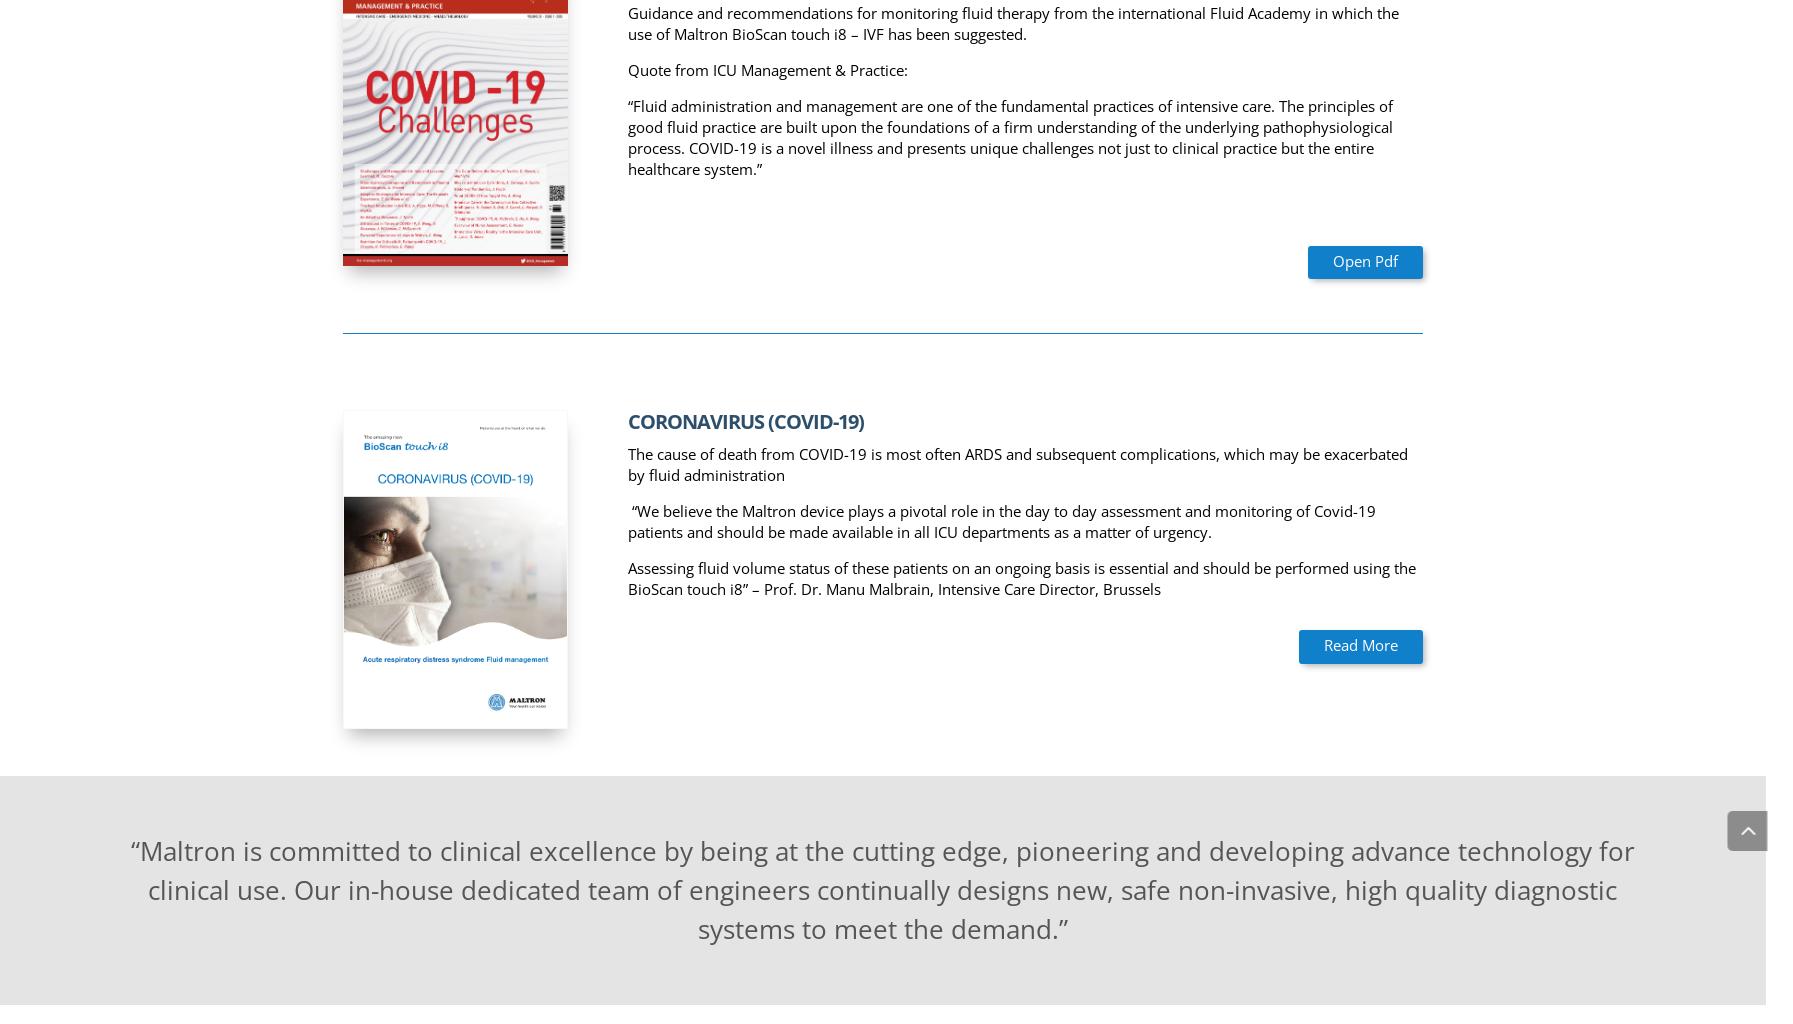 This screenshot has width=1793, height=1024. I want to click on 'Quote from ICU Management & Practice:', so click(766, 69).